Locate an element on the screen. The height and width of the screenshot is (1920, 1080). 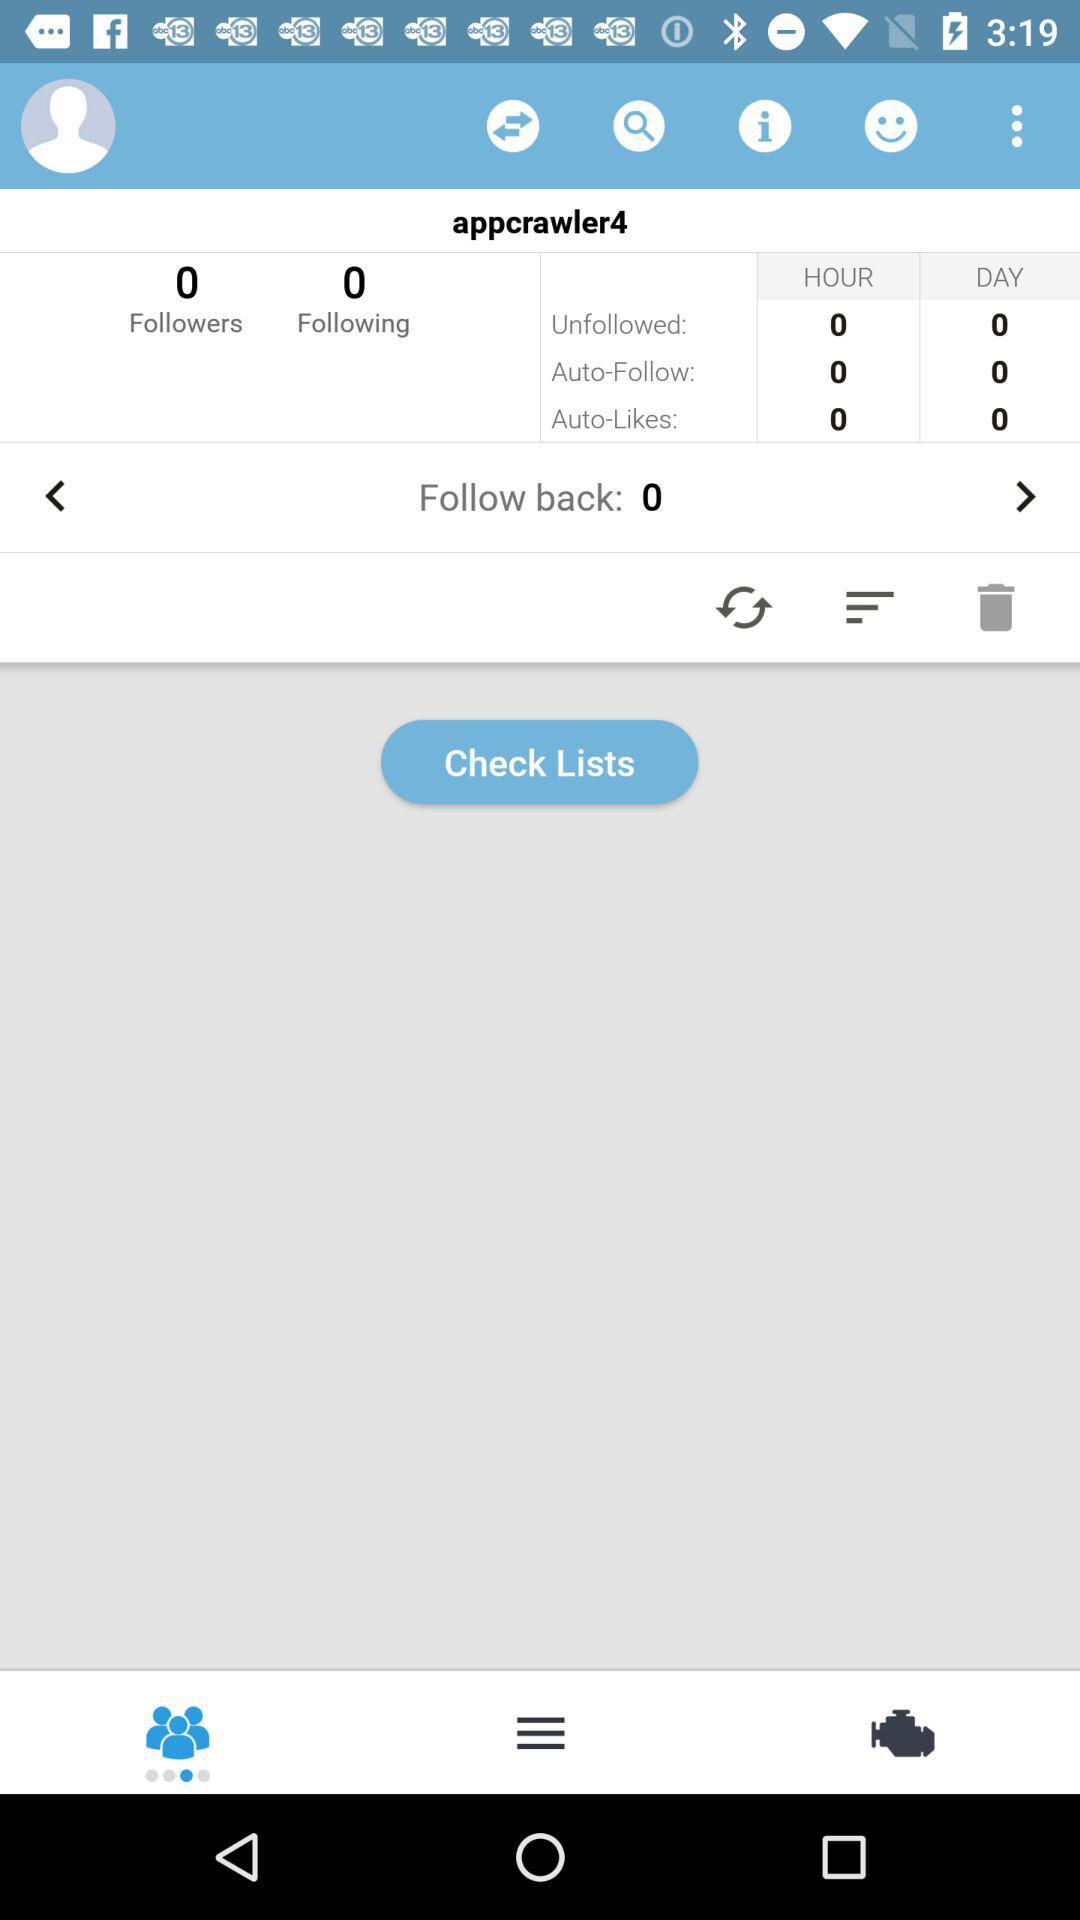
delete item is located at coordinates (995, 606).